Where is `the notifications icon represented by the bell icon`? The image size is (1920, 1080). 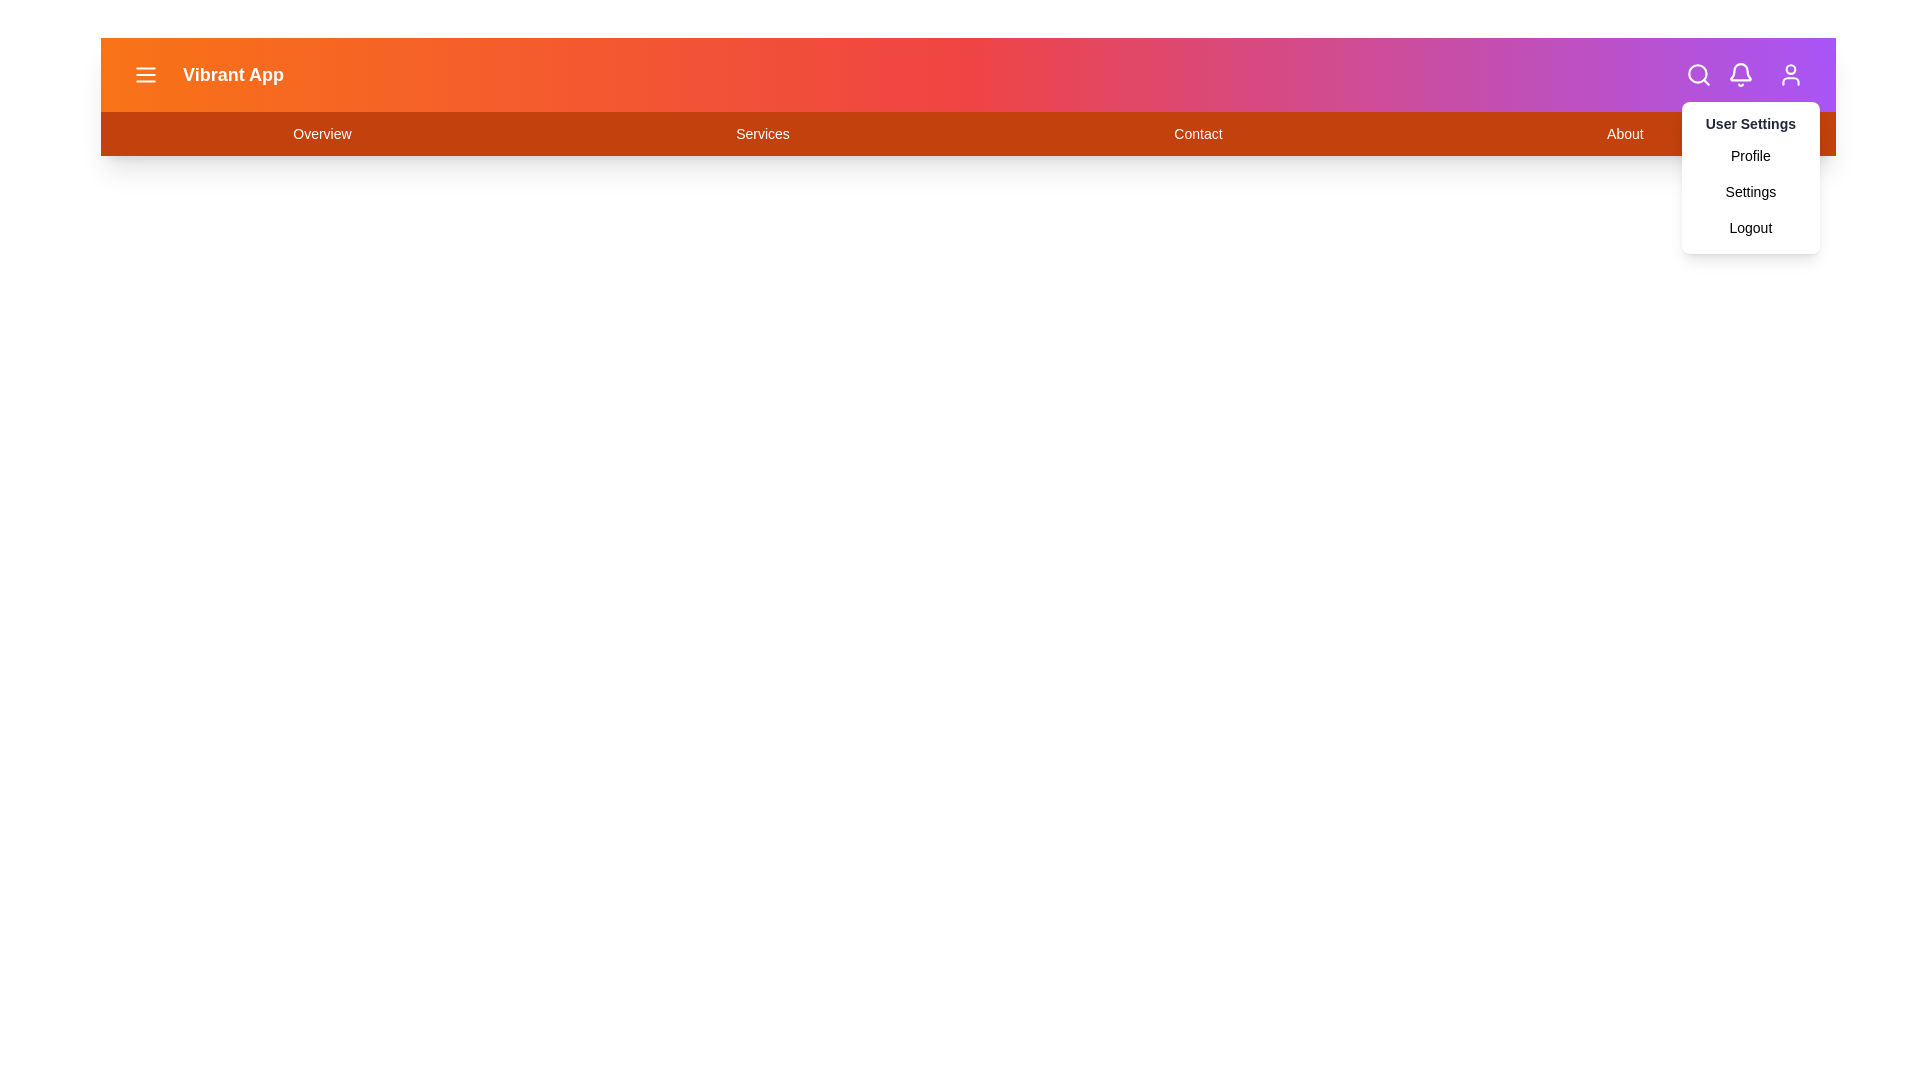
the notifications icon represented by the bell icon is located at coordinates (1740, 73).